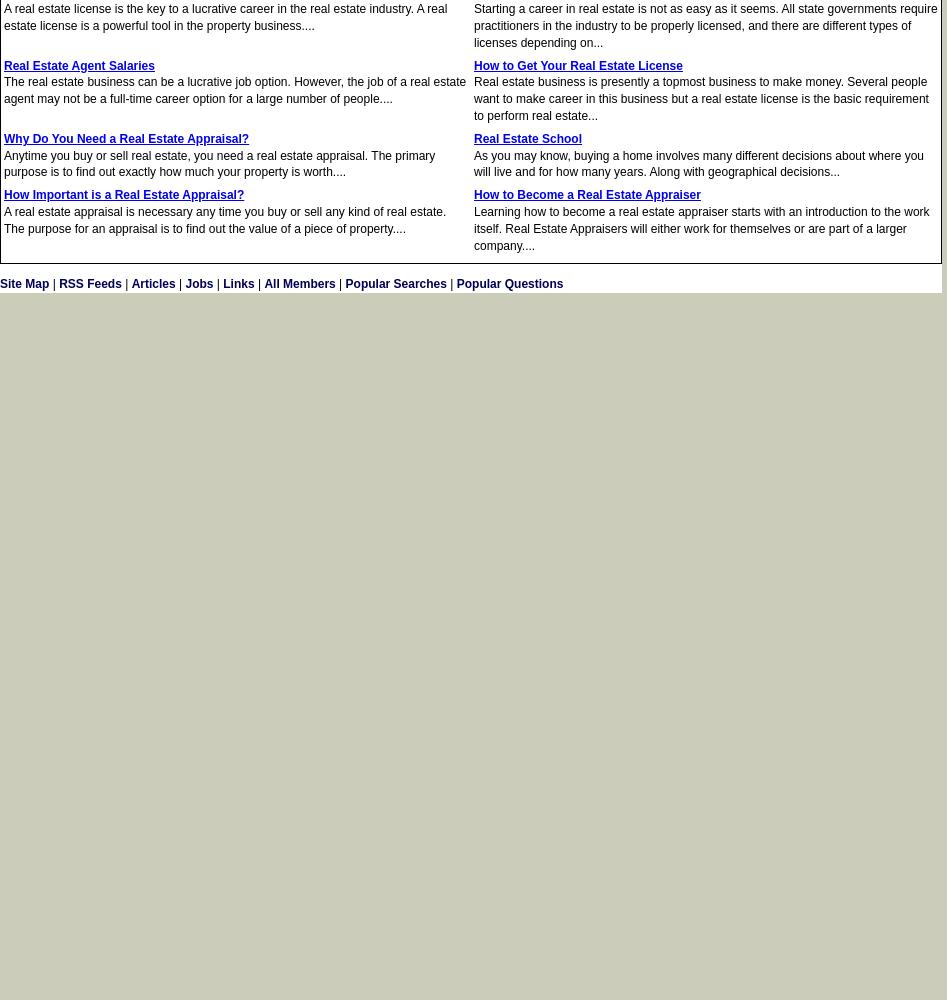 This screenshot has height=1000, width=947. I want to click on 'A real estate appraisal is necessary any time you buy or sell any kind of real estate. The purpose for an appraisal is to find out the value of a piece of property....', so click(225, 219).